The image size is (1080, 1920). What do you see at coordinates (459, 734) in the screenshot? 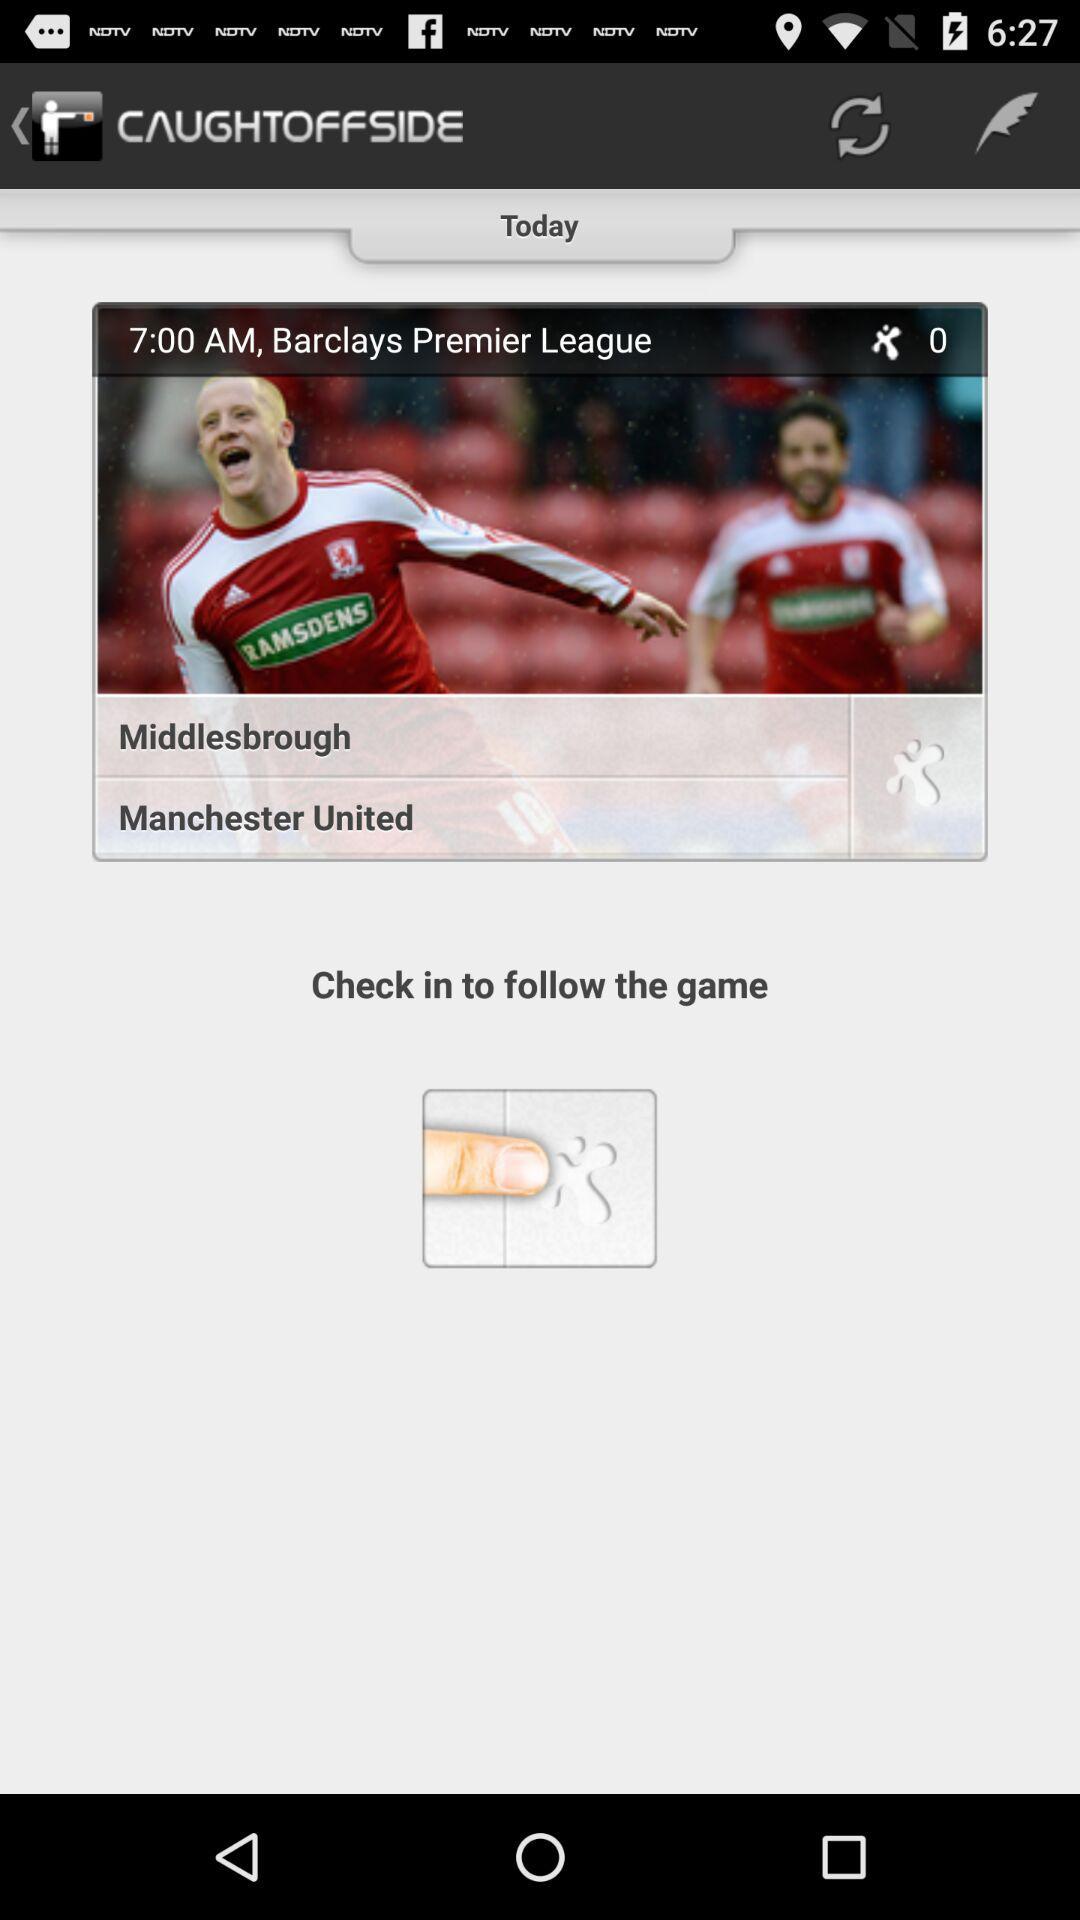
I see `the middlesbrough icon` at bounding box center [459, 734].